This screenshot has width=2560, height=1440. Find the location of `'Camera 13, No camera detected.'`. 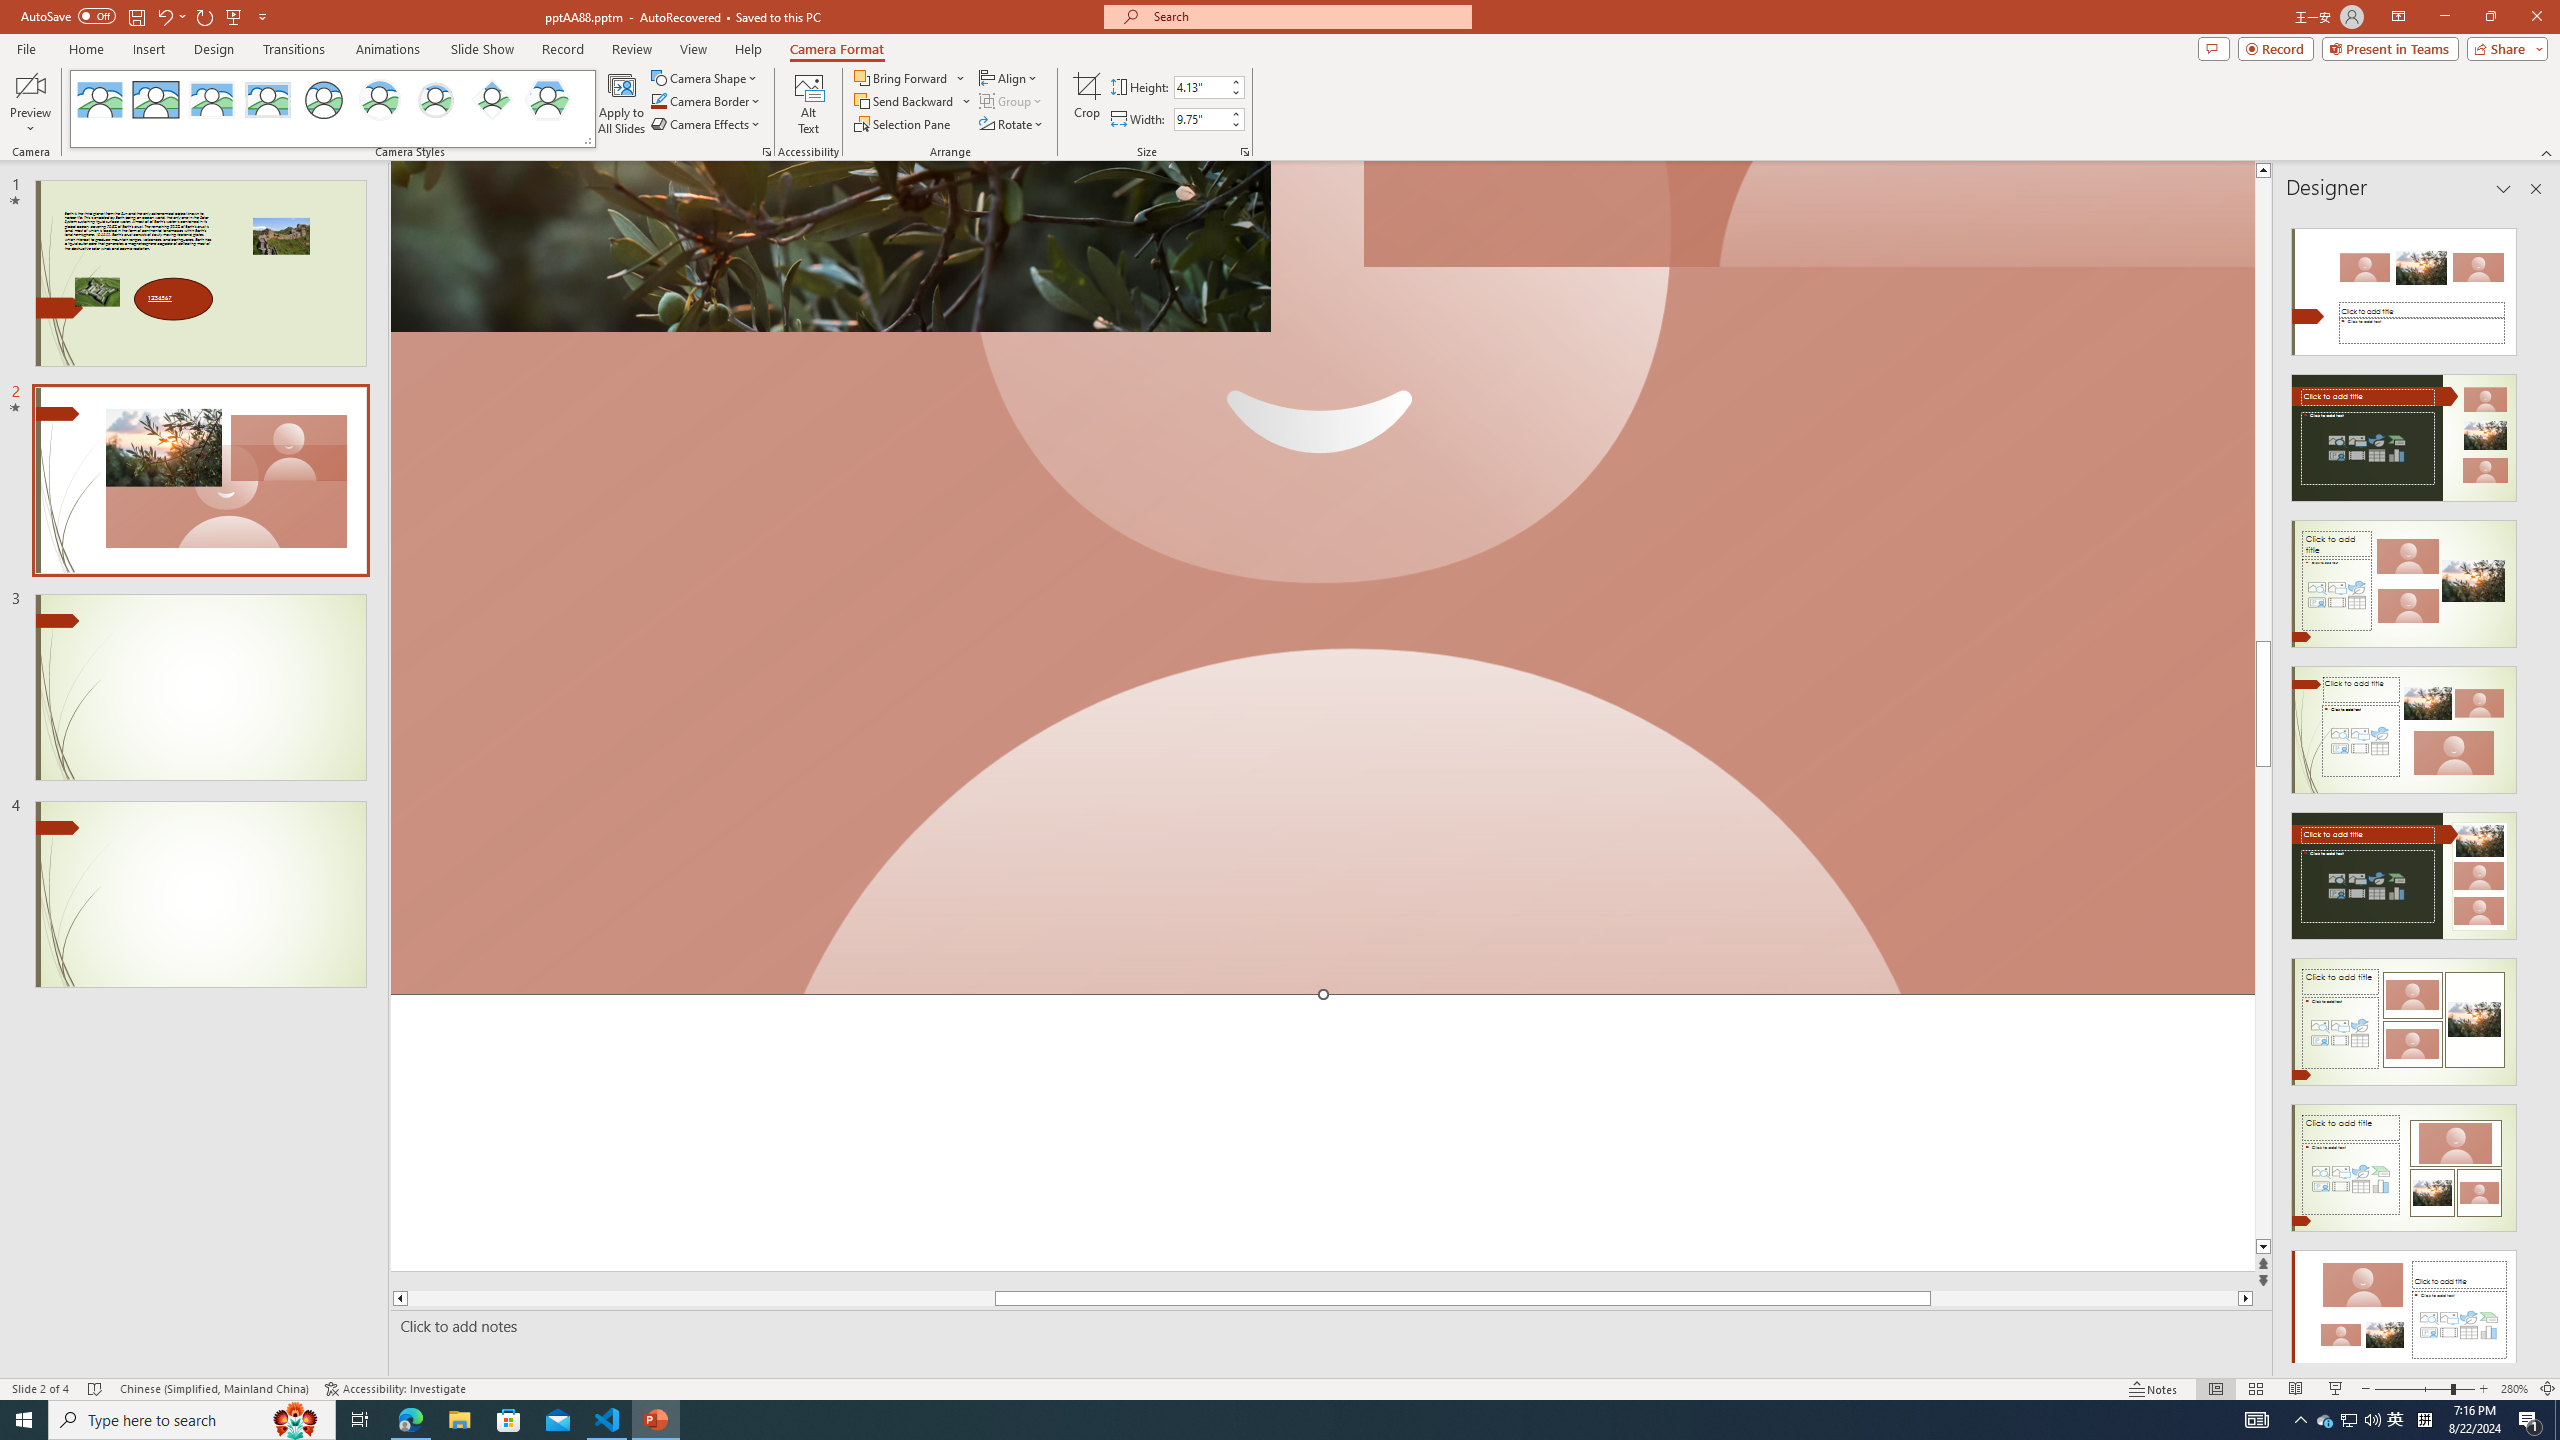

'Camera 13, No camera detected.' is located at coordinates (1322, 578).